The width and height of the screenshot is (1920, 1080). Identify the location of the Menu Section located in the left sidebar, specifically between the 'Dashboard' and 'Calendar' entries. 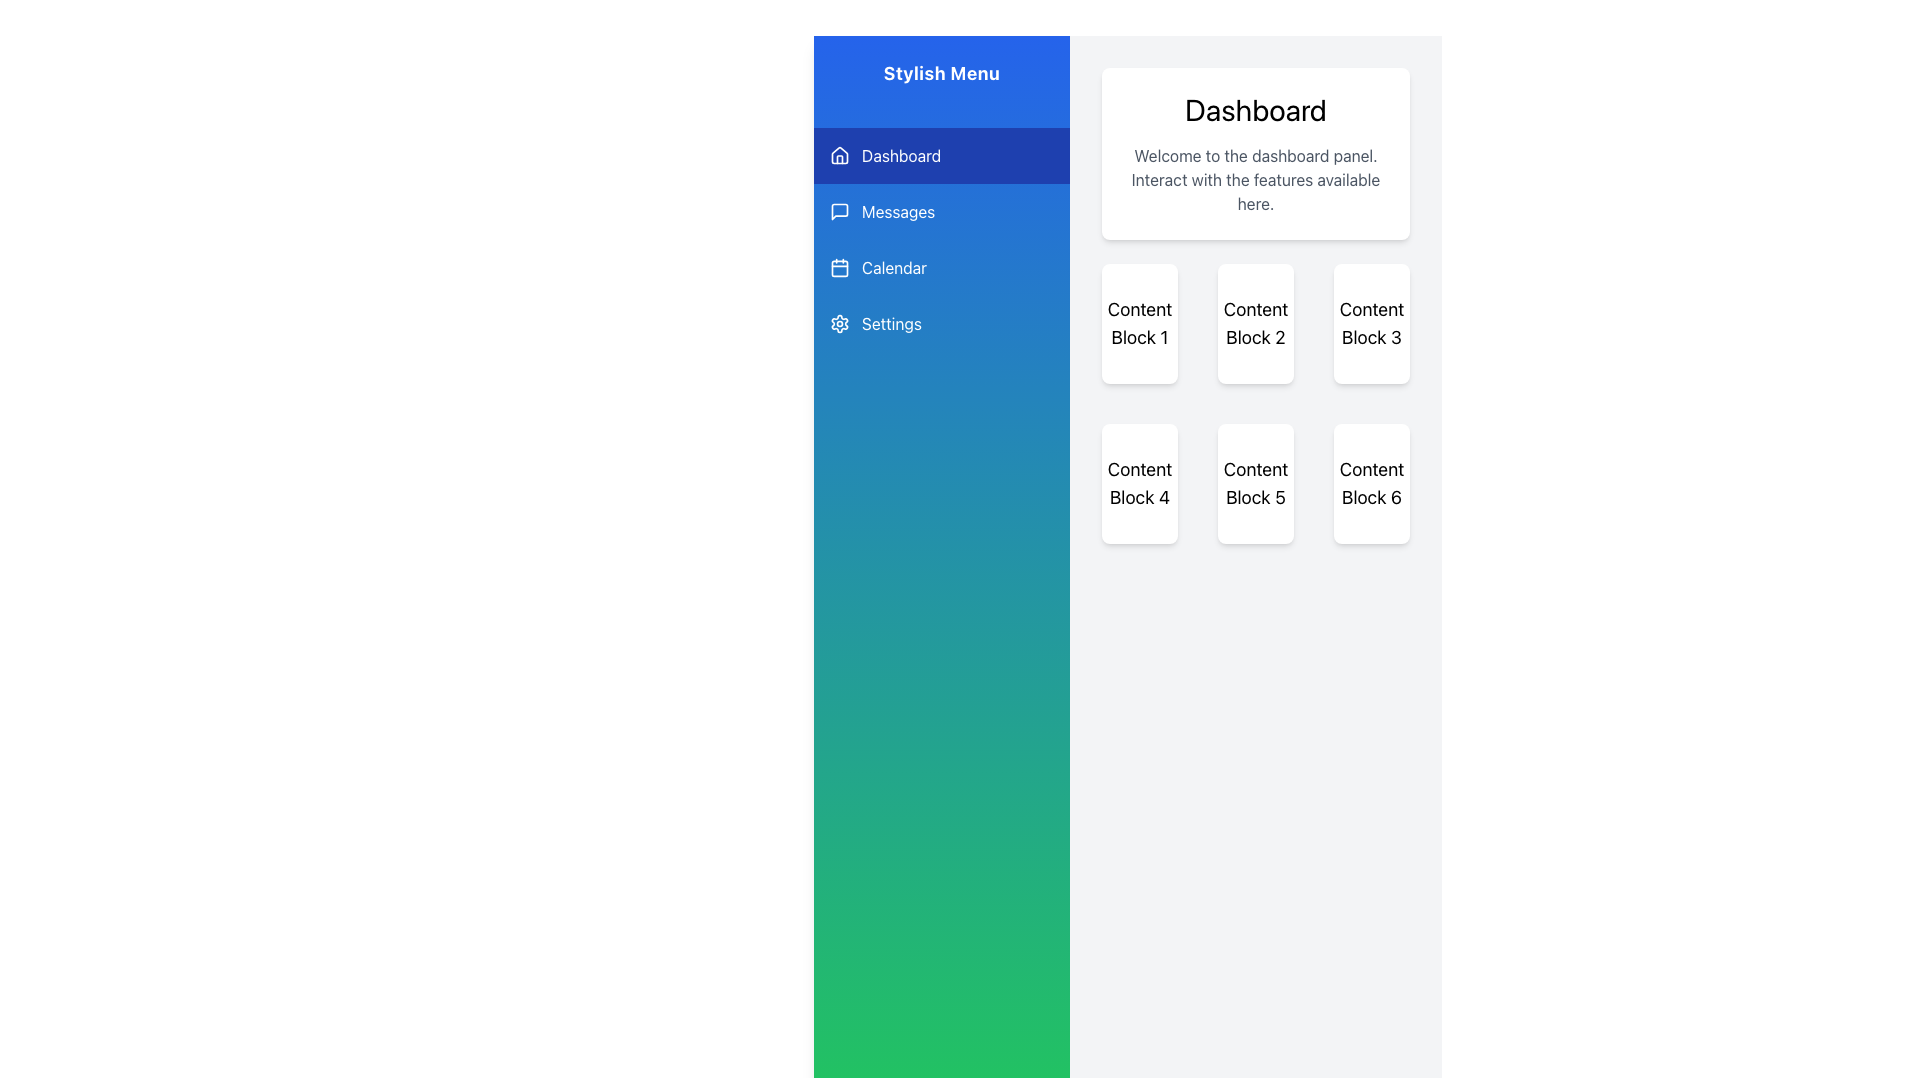
(940, 230).